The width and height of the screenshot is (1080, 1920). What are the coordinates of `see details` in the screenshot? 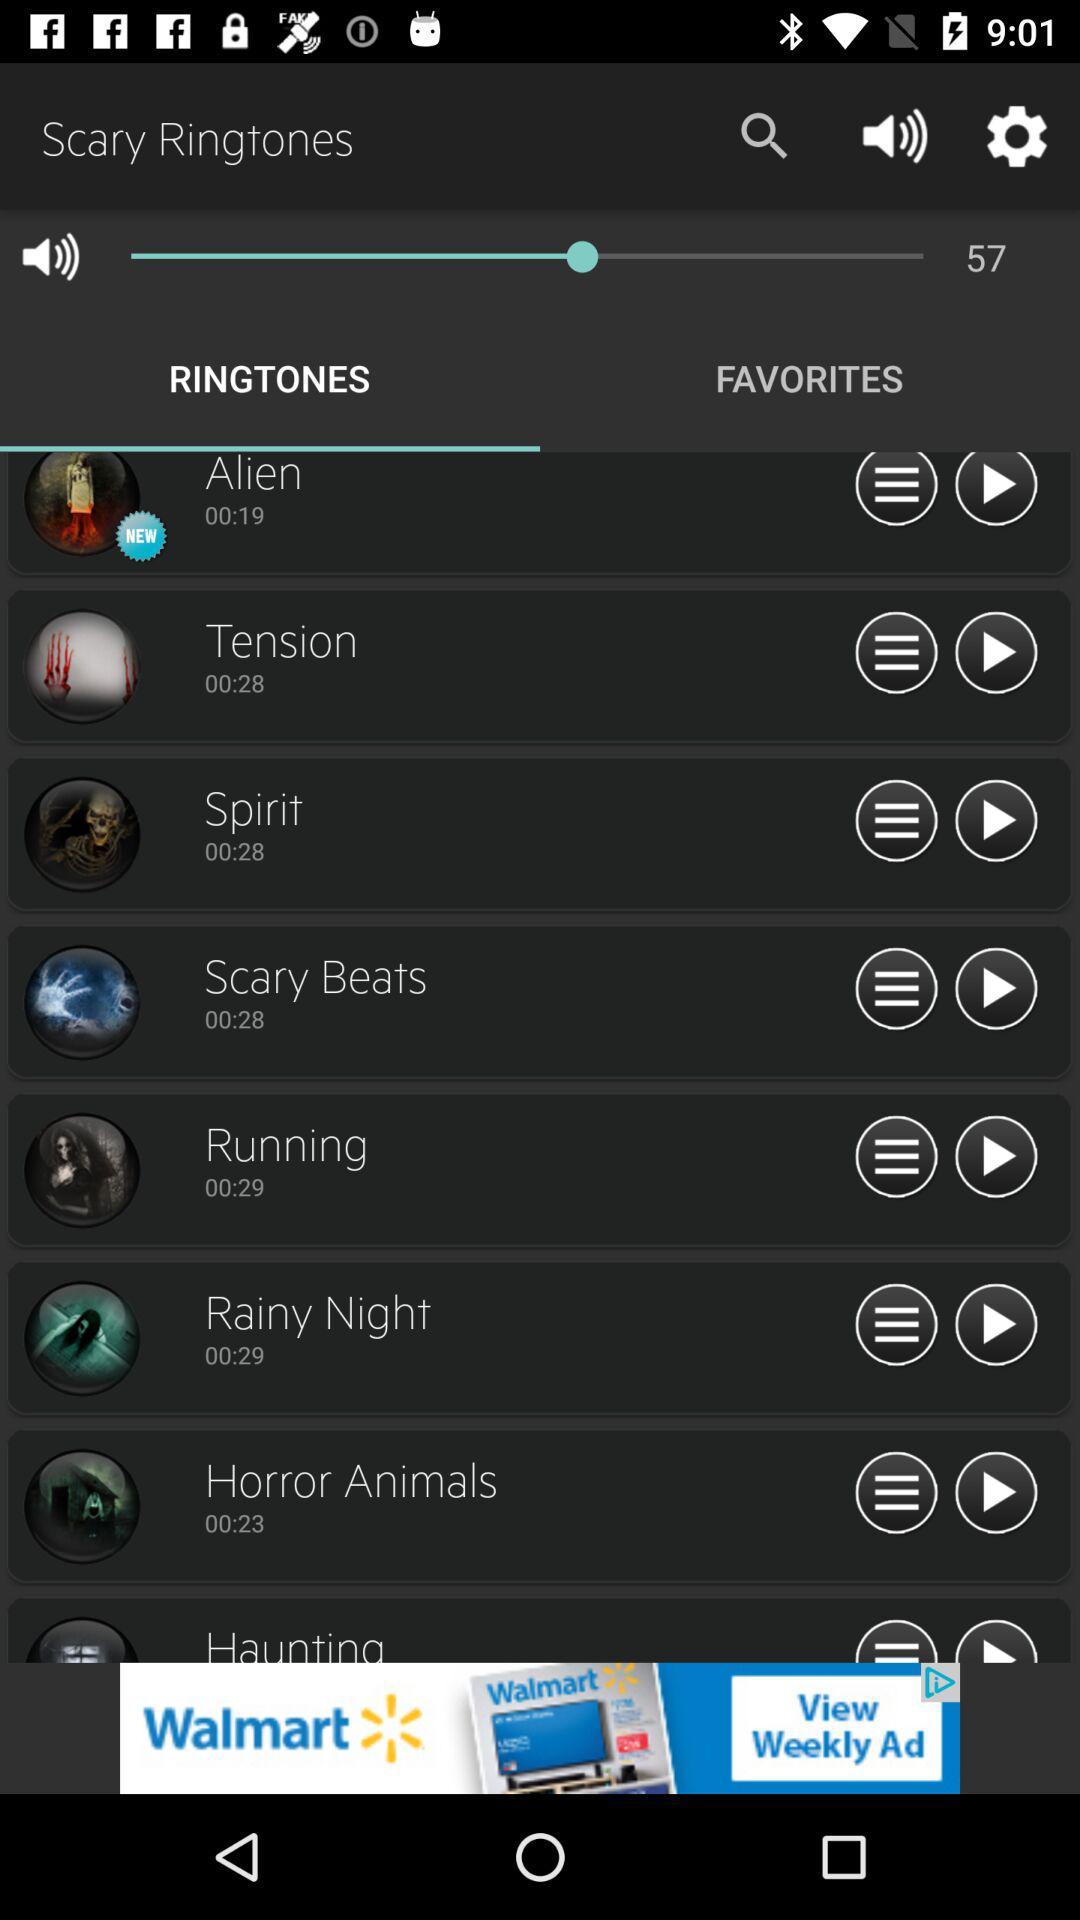 It's located at (895, 989).